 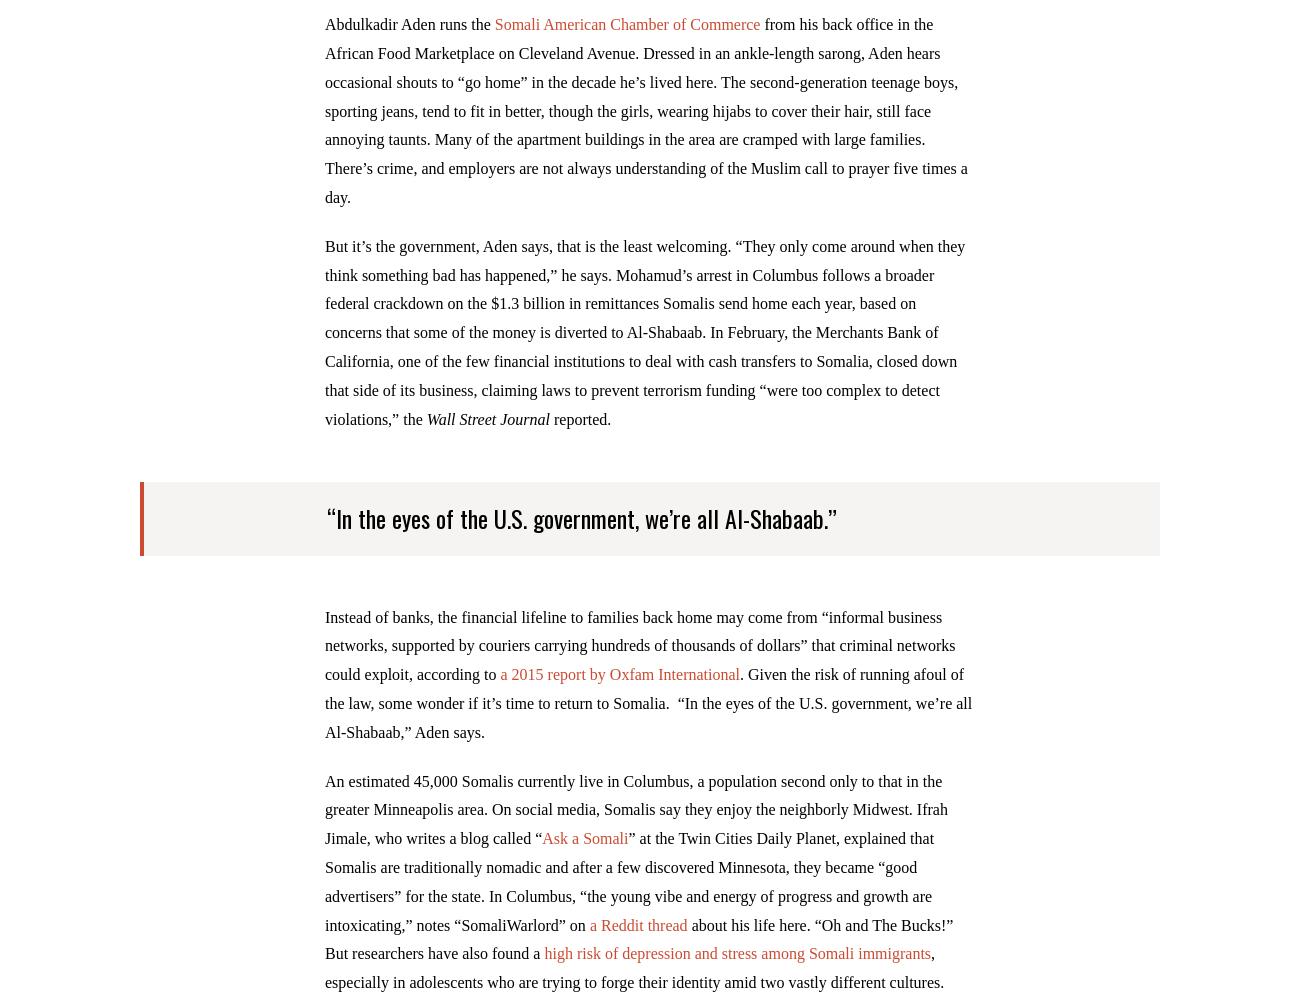 What do you see at coordinates (645, 345) in the screenshot?
I see `'But it’s the government, Aden says, that is the least welcoming. “They only come around when they think something bad has happened,” he says. Mohamud’s arrest in Columbus follows a broader federal crackdown on the $1.3 billion in remittances Somalis send home each year, based on concerns that some of the money is diverted to Al-Shabaab. In February, the Merchants Bank of California, one of the few financial institutions to deal with cash transfers to Somalia, closed down that side of its business, claiming laws to prevent terrorism funding “were too complex to detect violations,” the'` at bounding box center [645, 345].